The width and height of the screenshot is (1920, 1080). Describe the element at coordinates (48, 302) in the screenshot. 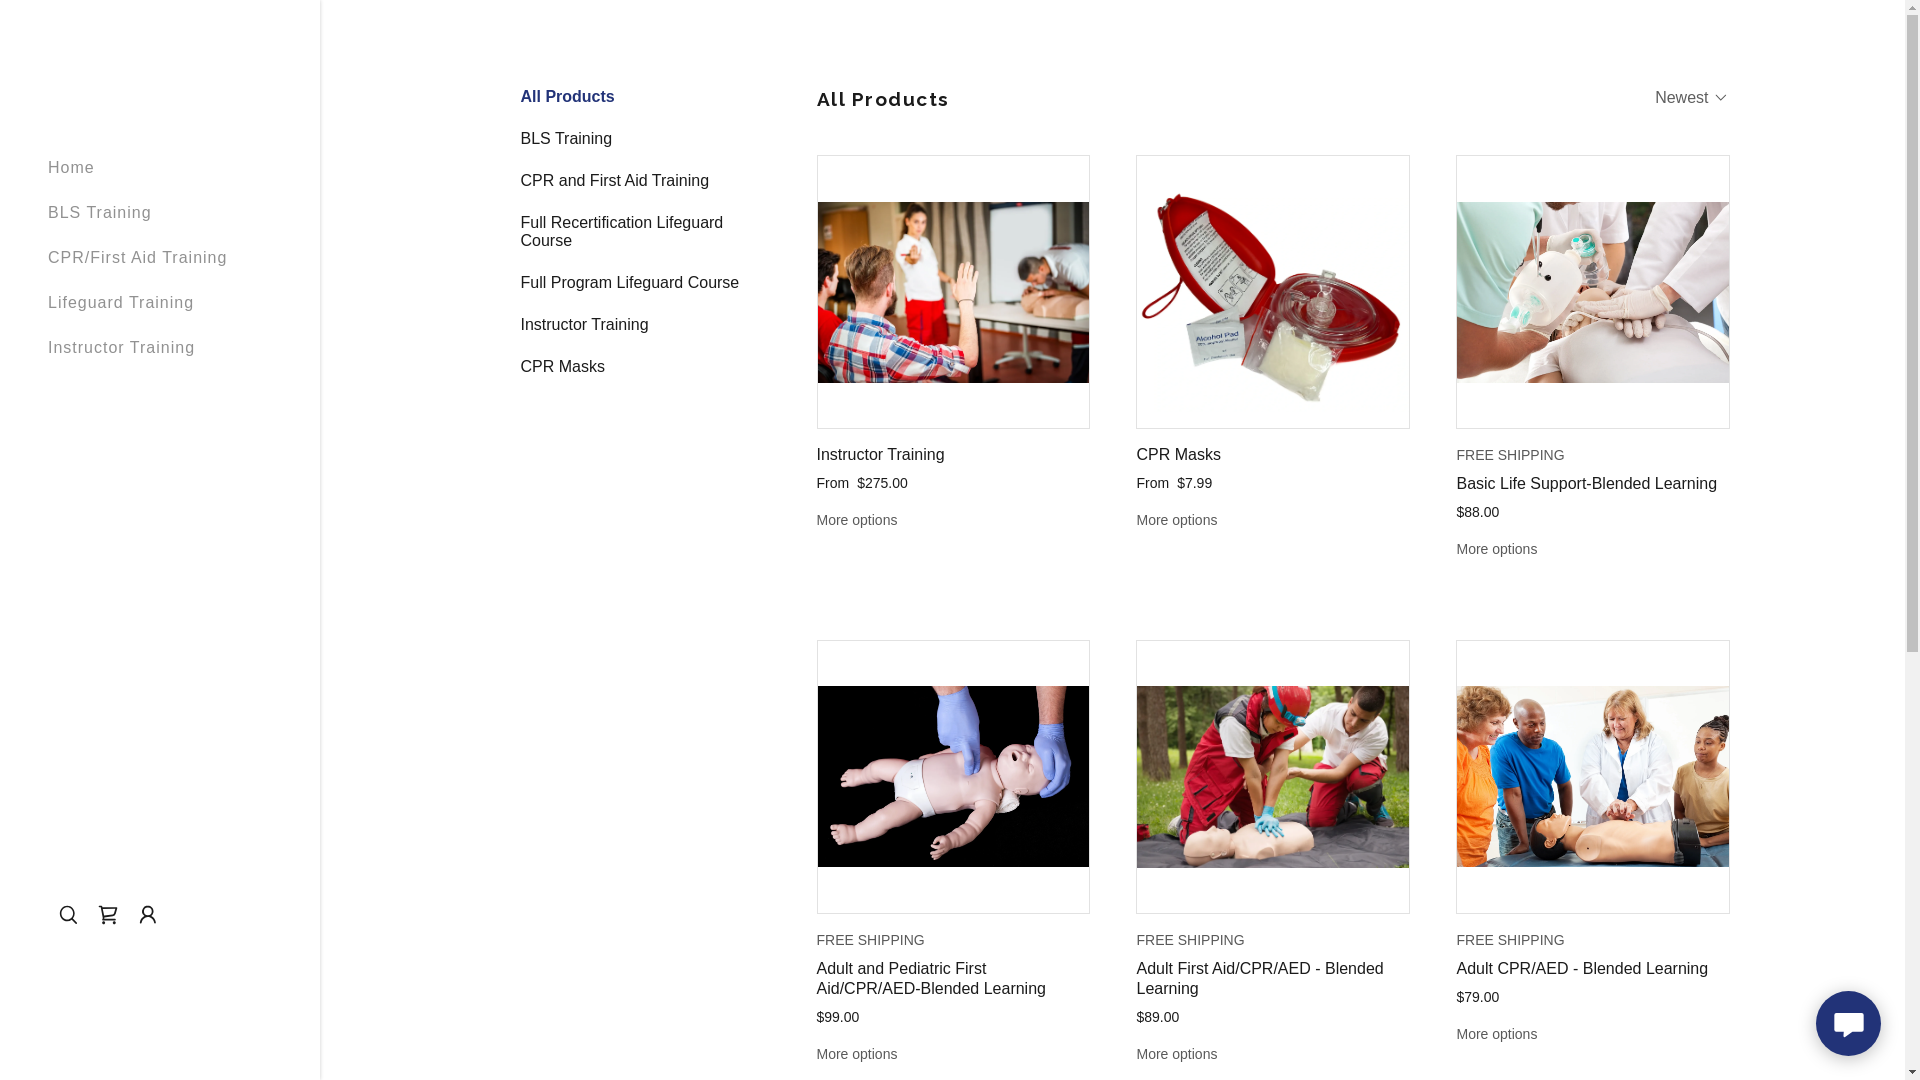

I see `'Lifeguard Training'` at that location.